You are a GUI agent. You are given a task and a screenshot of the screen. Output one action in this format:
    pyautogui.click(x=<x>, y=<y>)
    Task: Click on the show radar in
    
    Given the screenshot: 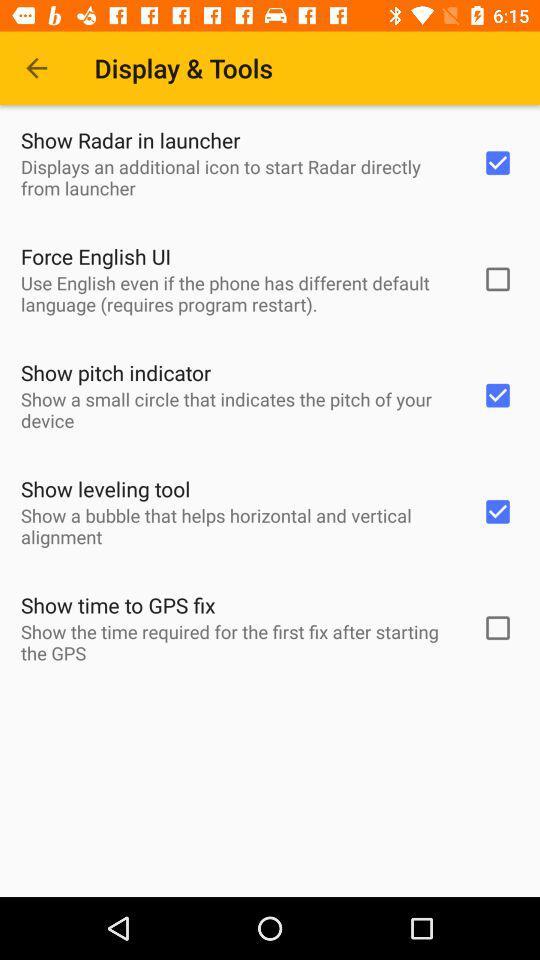 What is the action you would take?
    pyautogui.click(x=130, y=139)
    